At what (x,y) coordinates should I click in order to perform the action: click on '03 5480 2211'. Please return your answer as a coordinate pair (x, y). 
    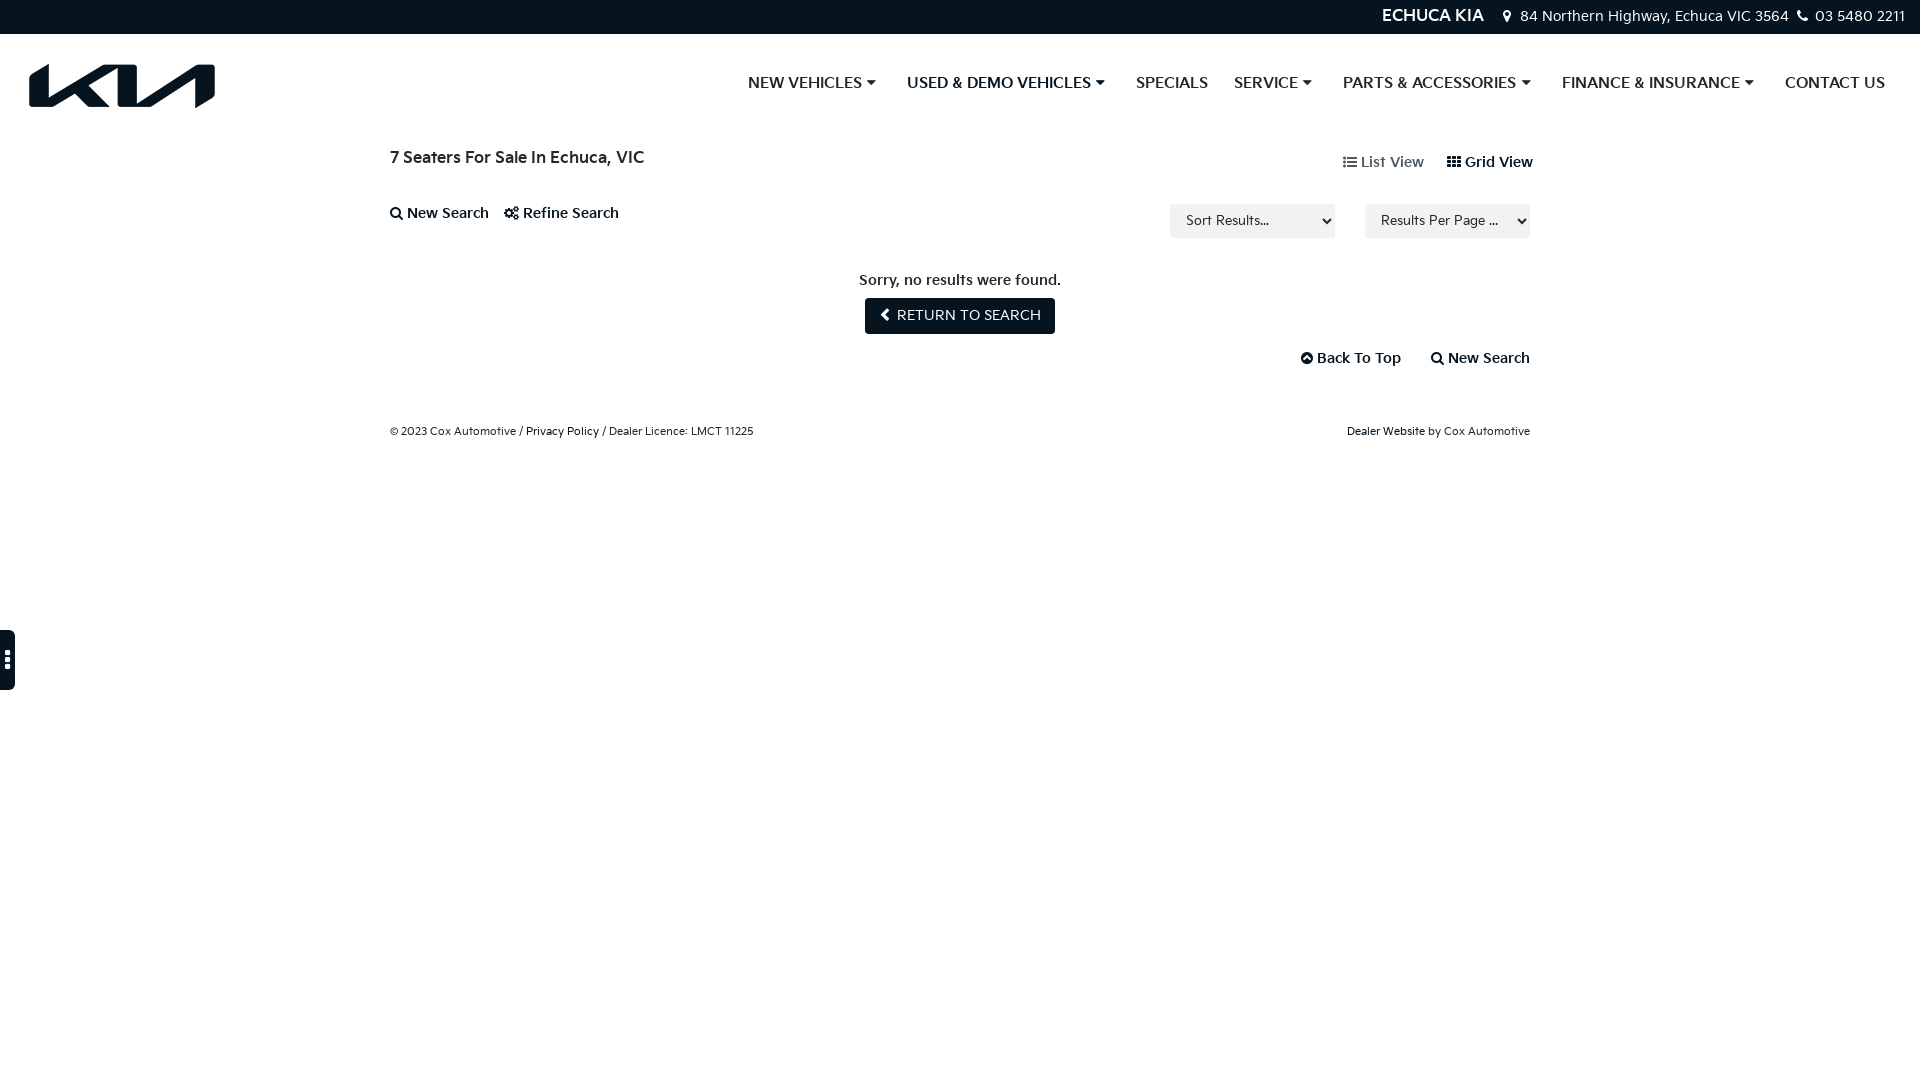
    Looking at the image, I should click on (1847, 16).